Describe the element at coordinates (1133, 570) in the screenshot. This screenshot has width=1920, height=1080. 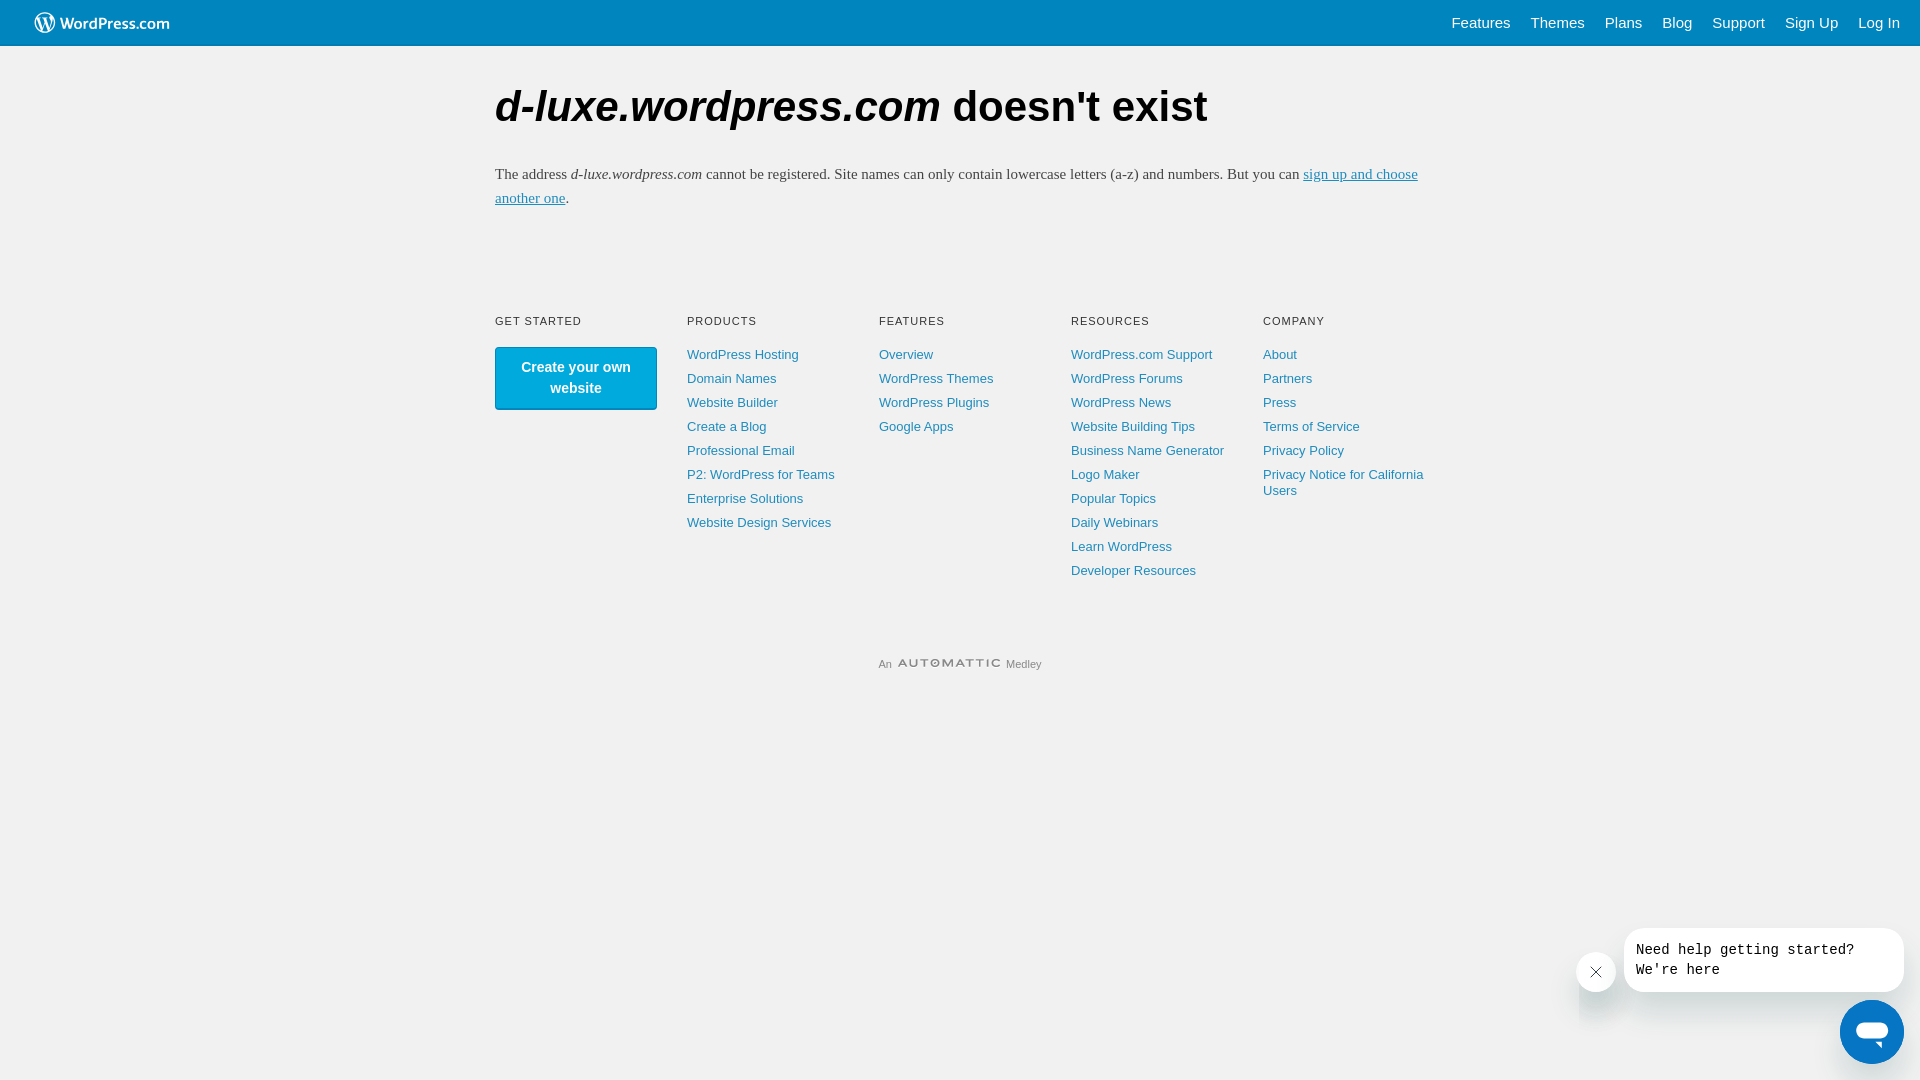
I see `'Developer Resources'` at that location.